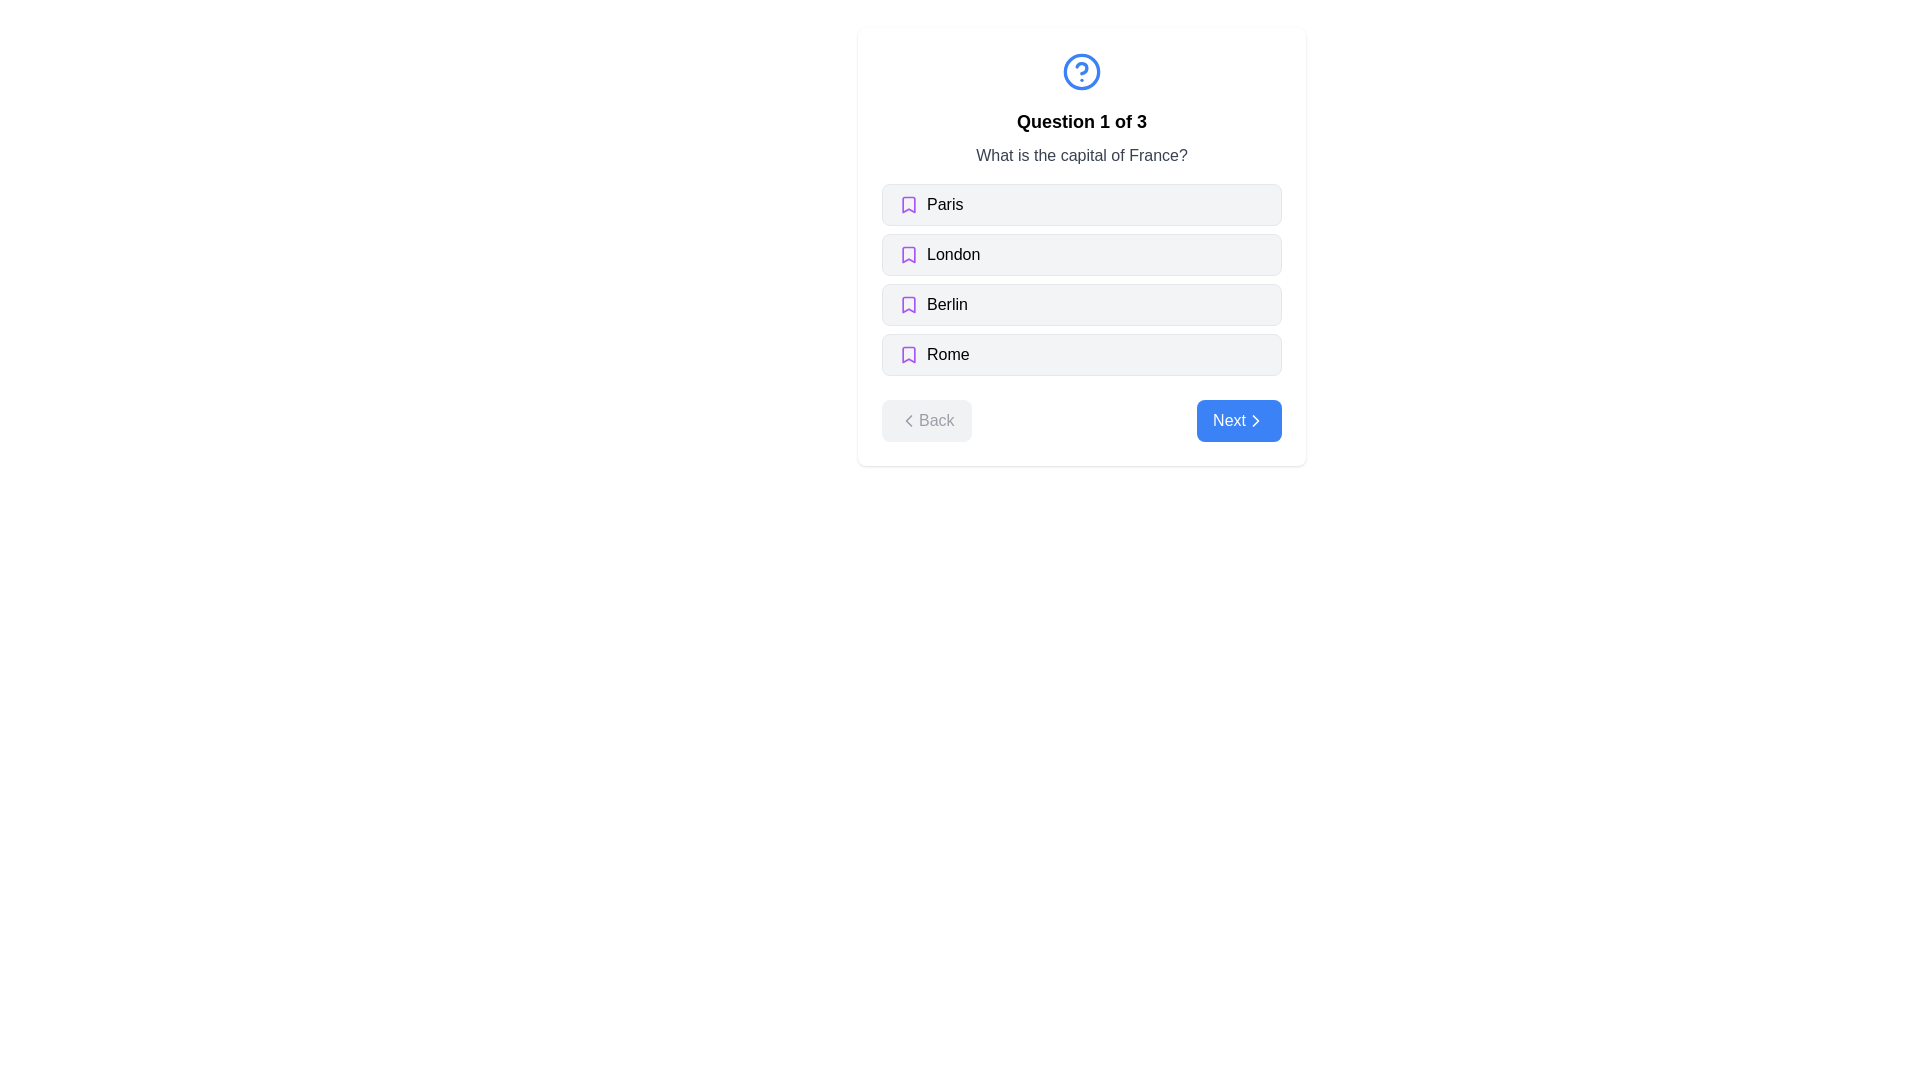 This screenshot has height=1080, width=1920. What do you see at coordinates (907, 204) in the screenshot?
I see `the purple bookmark-shaped icon associated with the answer option 'Paris'` at bounding box center [907, 204].